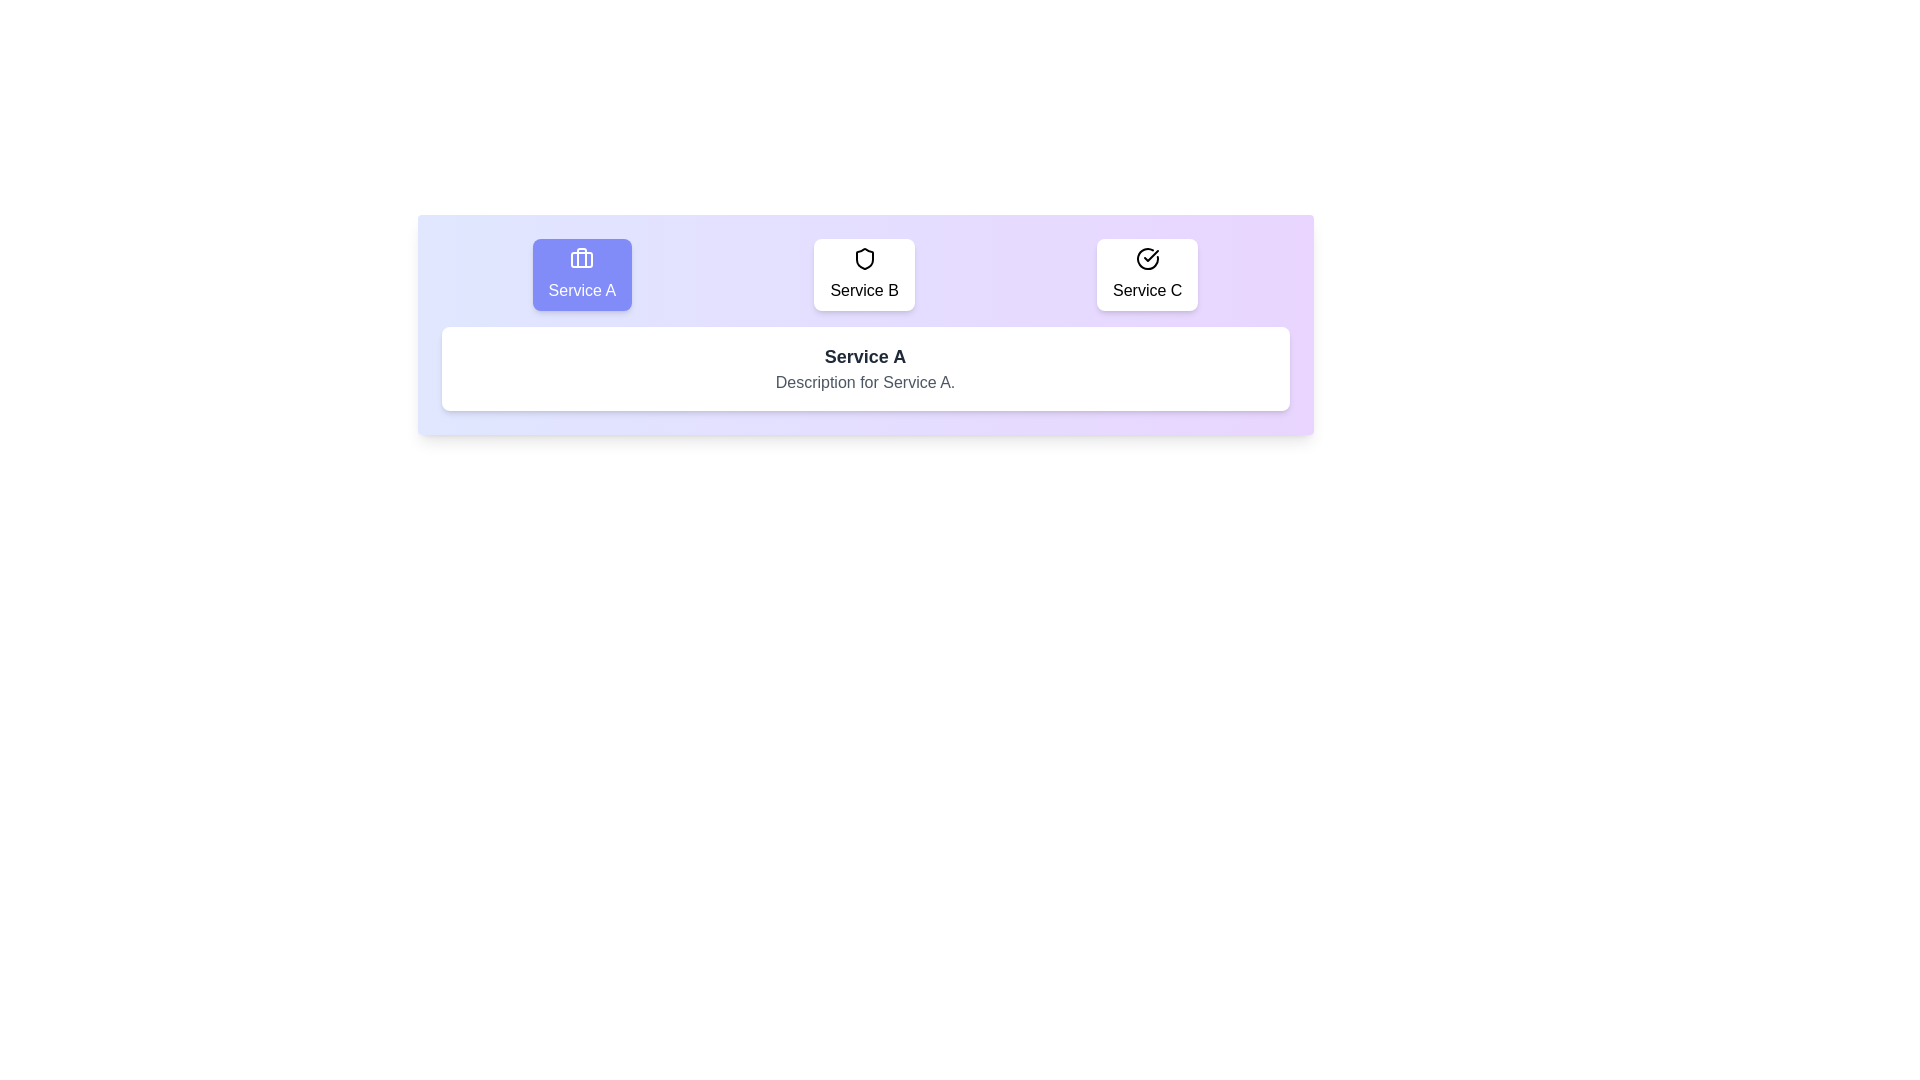 The width and height of the screenshot is (1920, 1080). I want to click on the 'Service A' card within the interactive panel that features a gradient background from light indigo to purple, so click(865, 323).